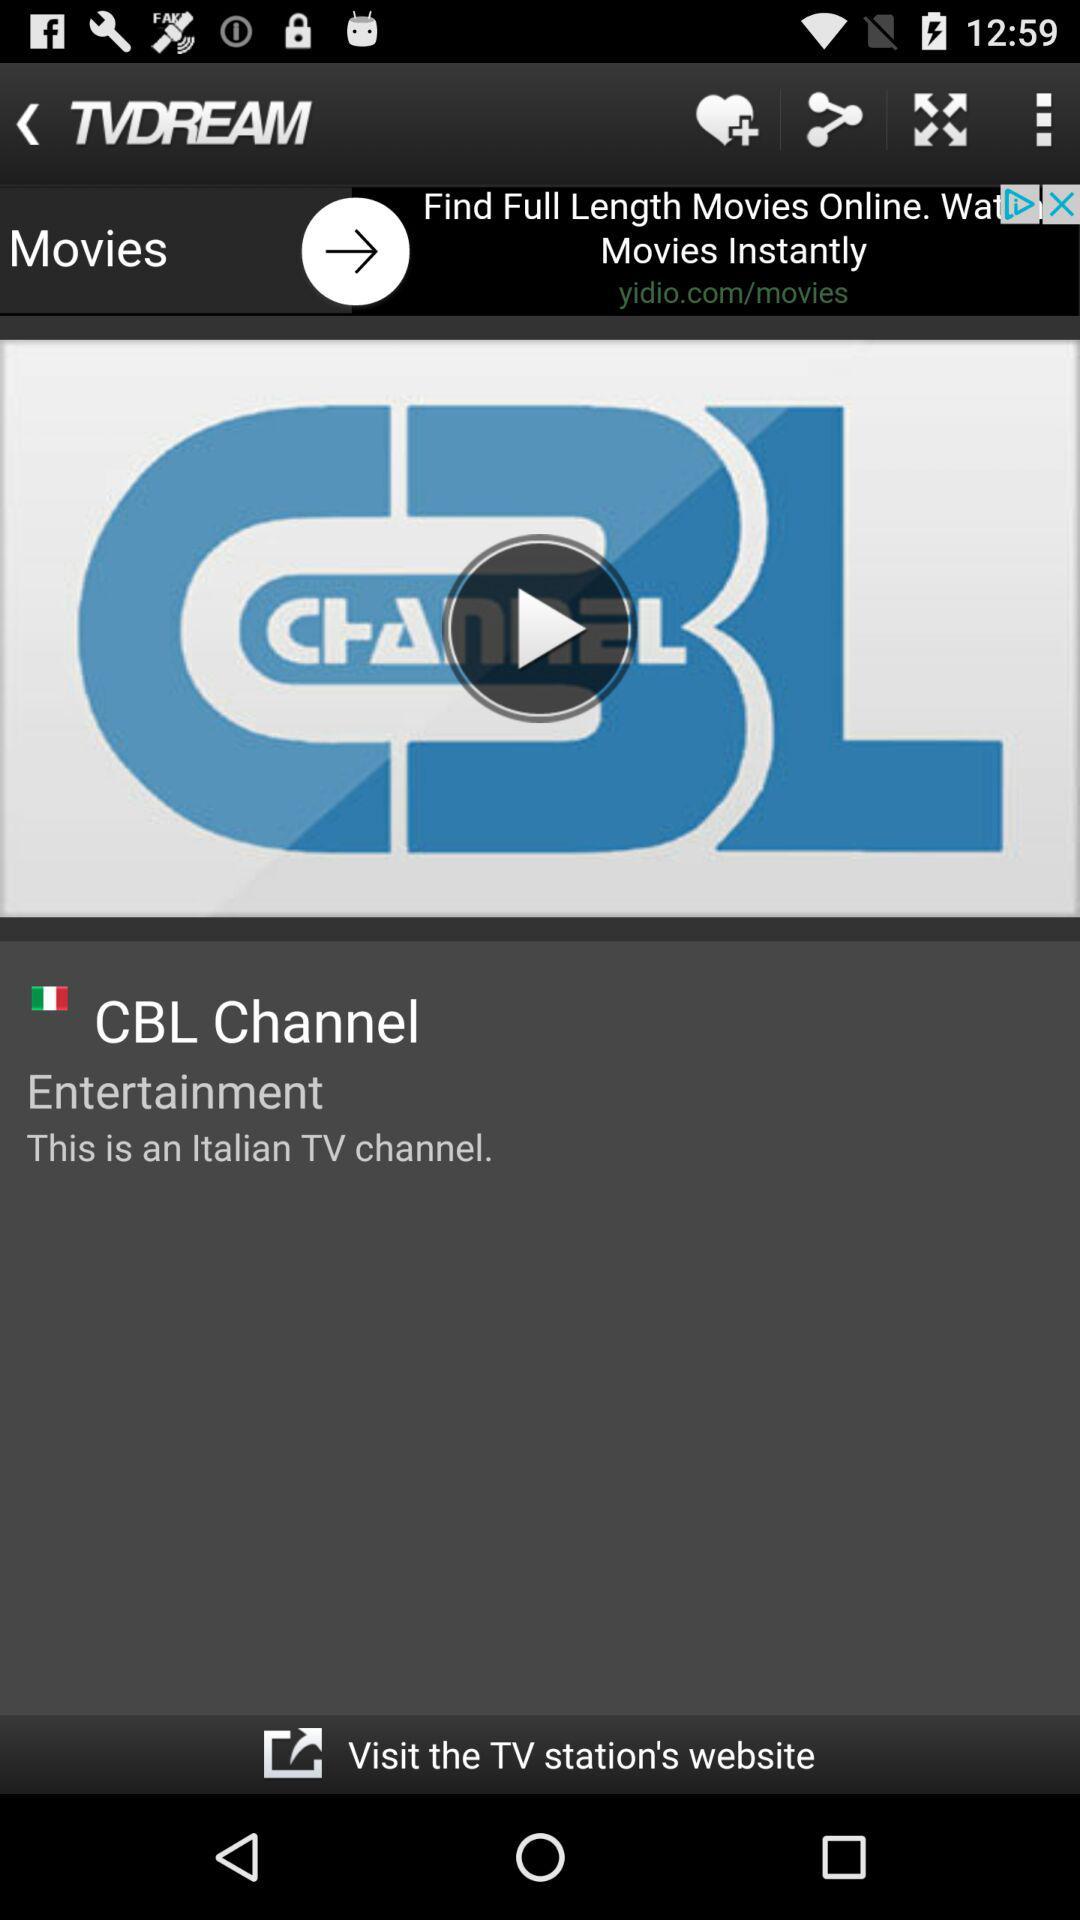  I want to click on the share icon, so click(833, 127).